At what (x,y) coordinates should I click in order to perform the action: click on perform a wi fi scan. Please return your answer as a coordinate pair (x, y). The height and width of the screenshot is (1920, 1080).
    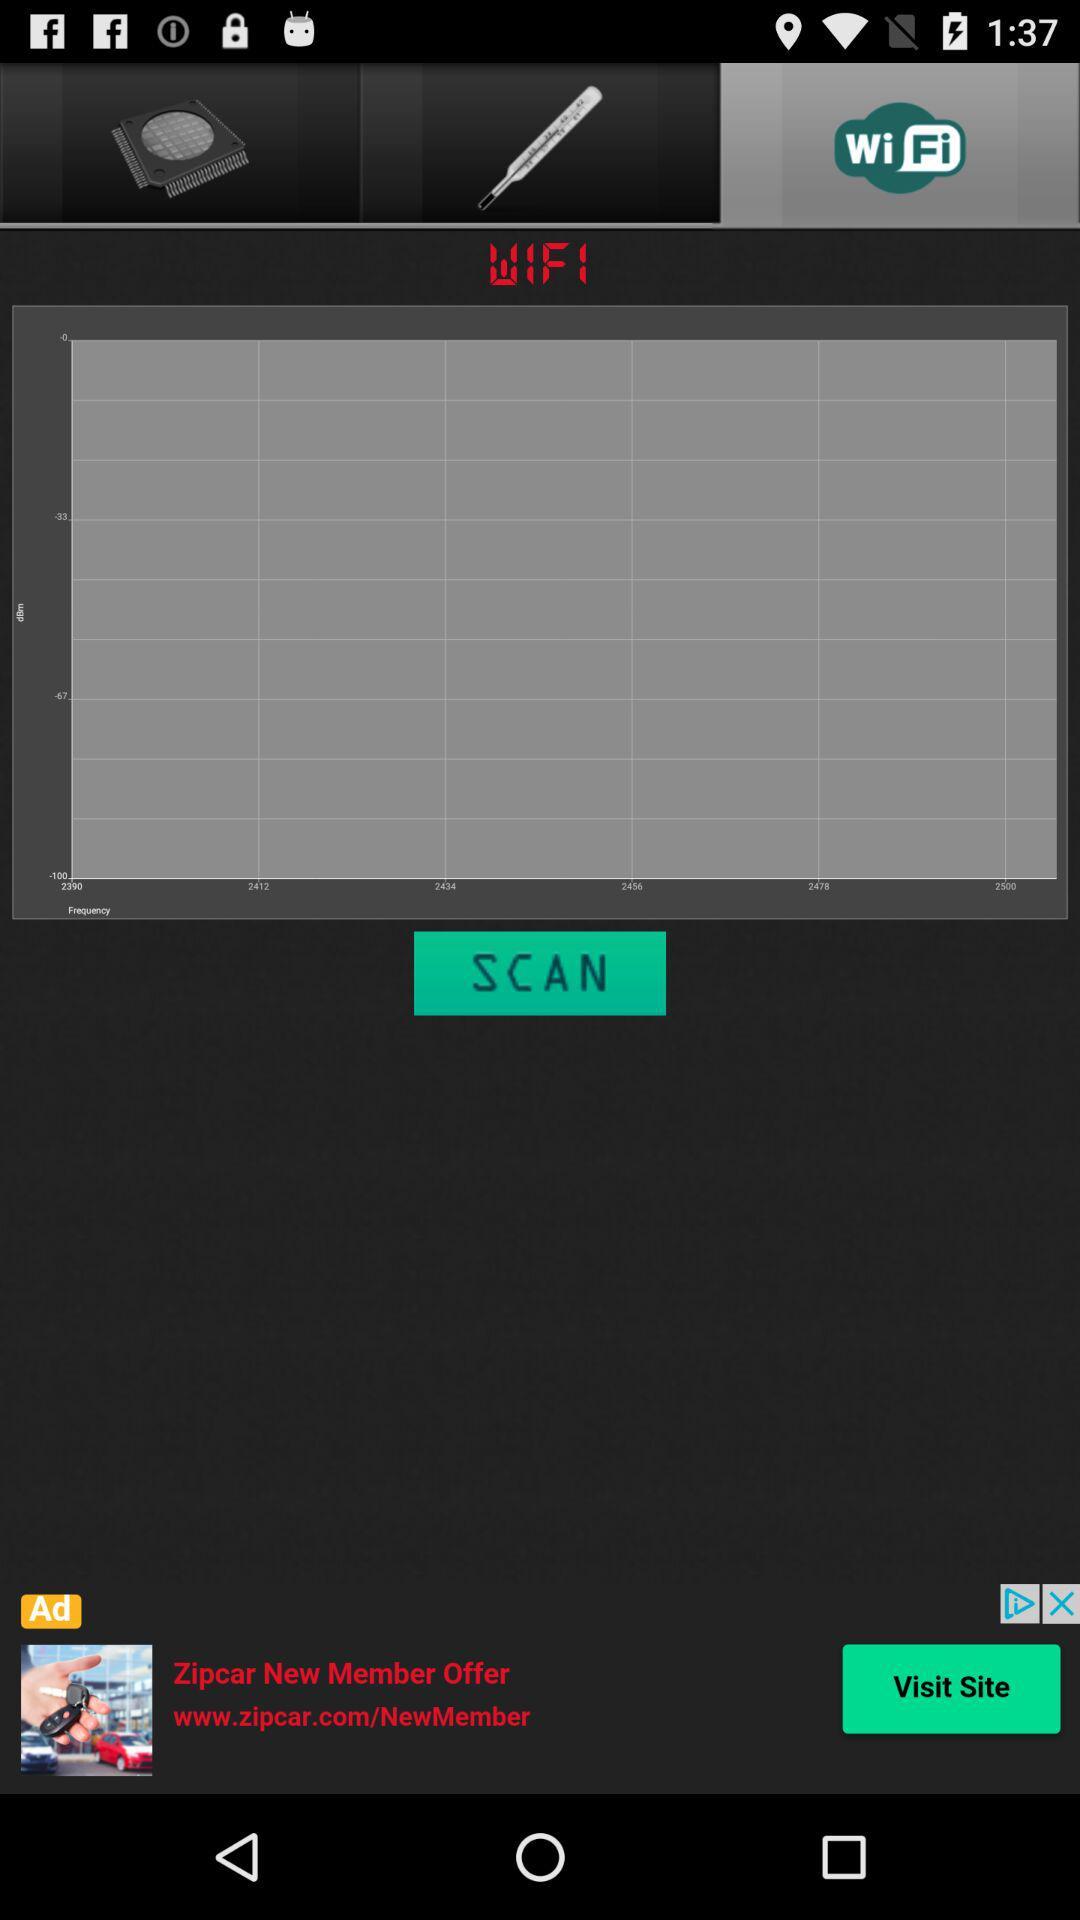
    Looking at the image, I should click on (540, 973).